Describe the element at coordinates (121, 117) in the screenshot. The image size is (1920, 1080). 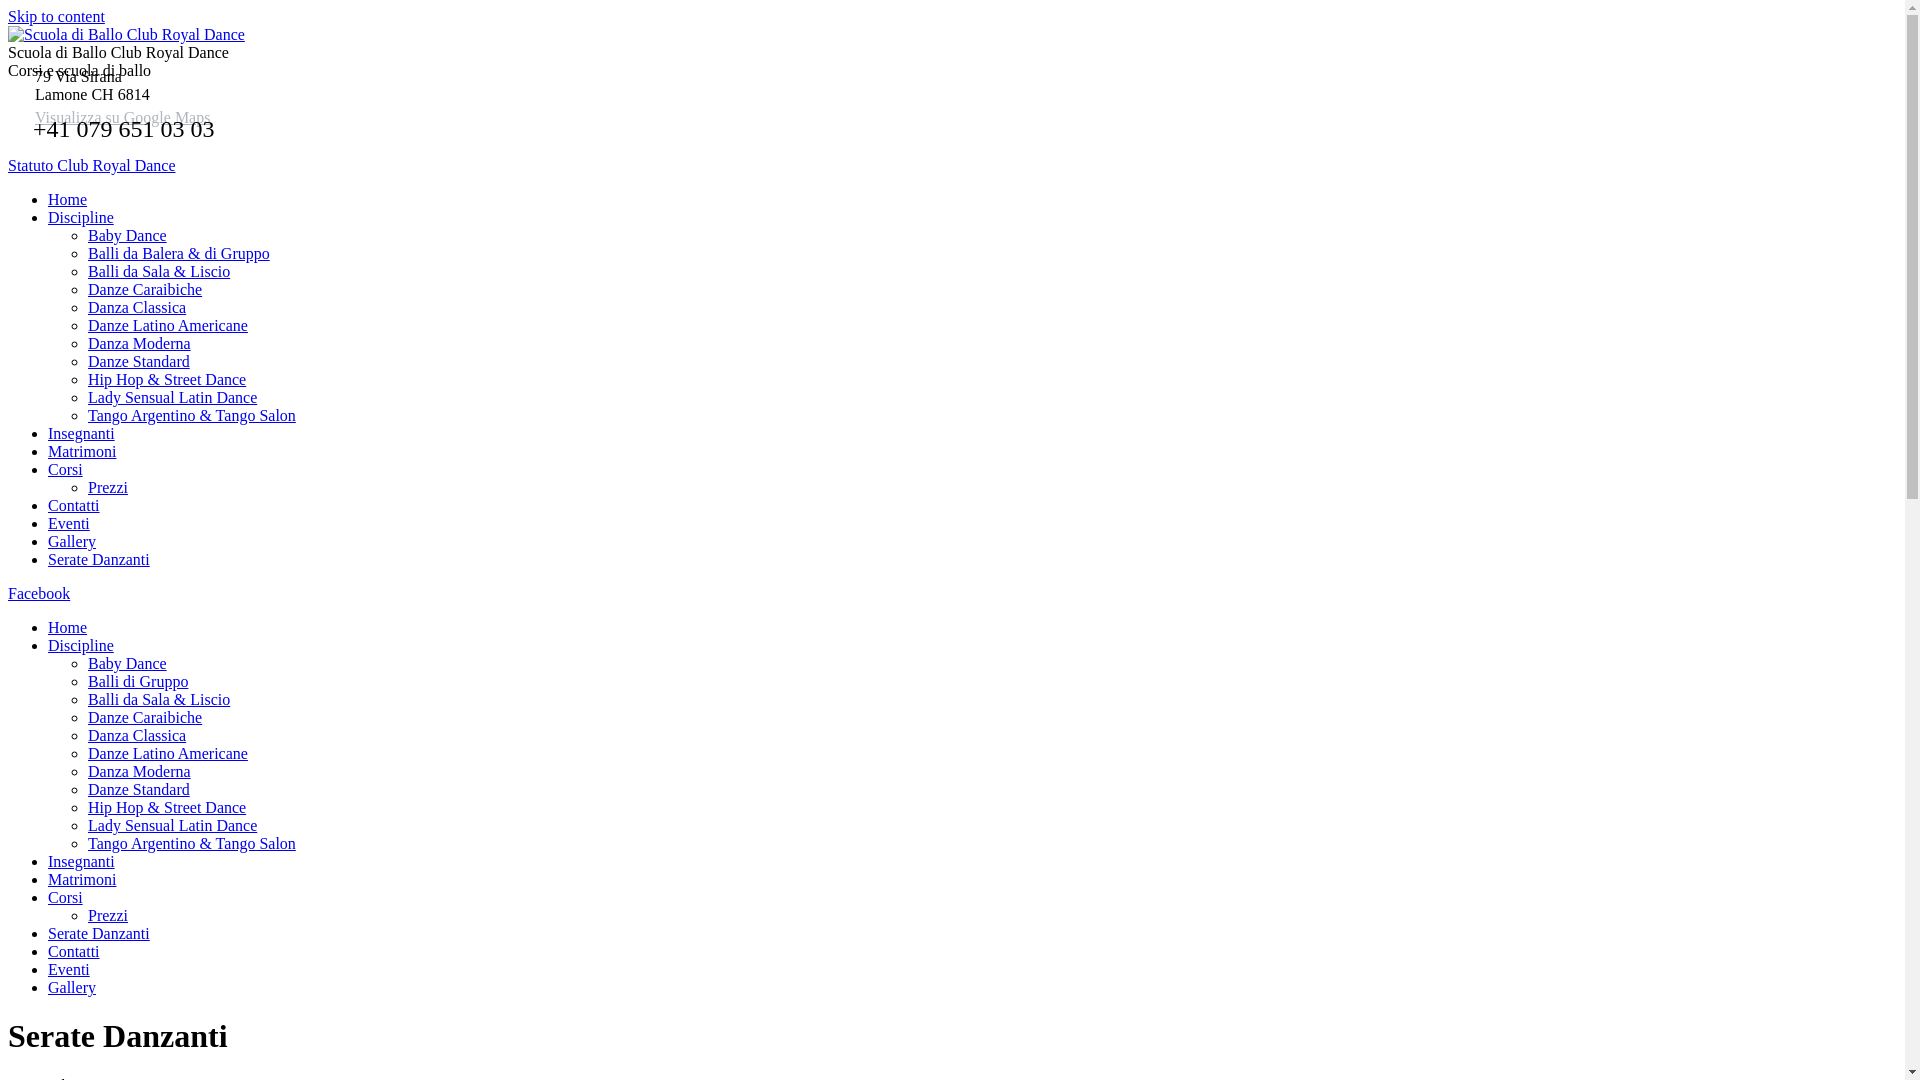
I see `'Visualizza su Google Maps'` at that location.